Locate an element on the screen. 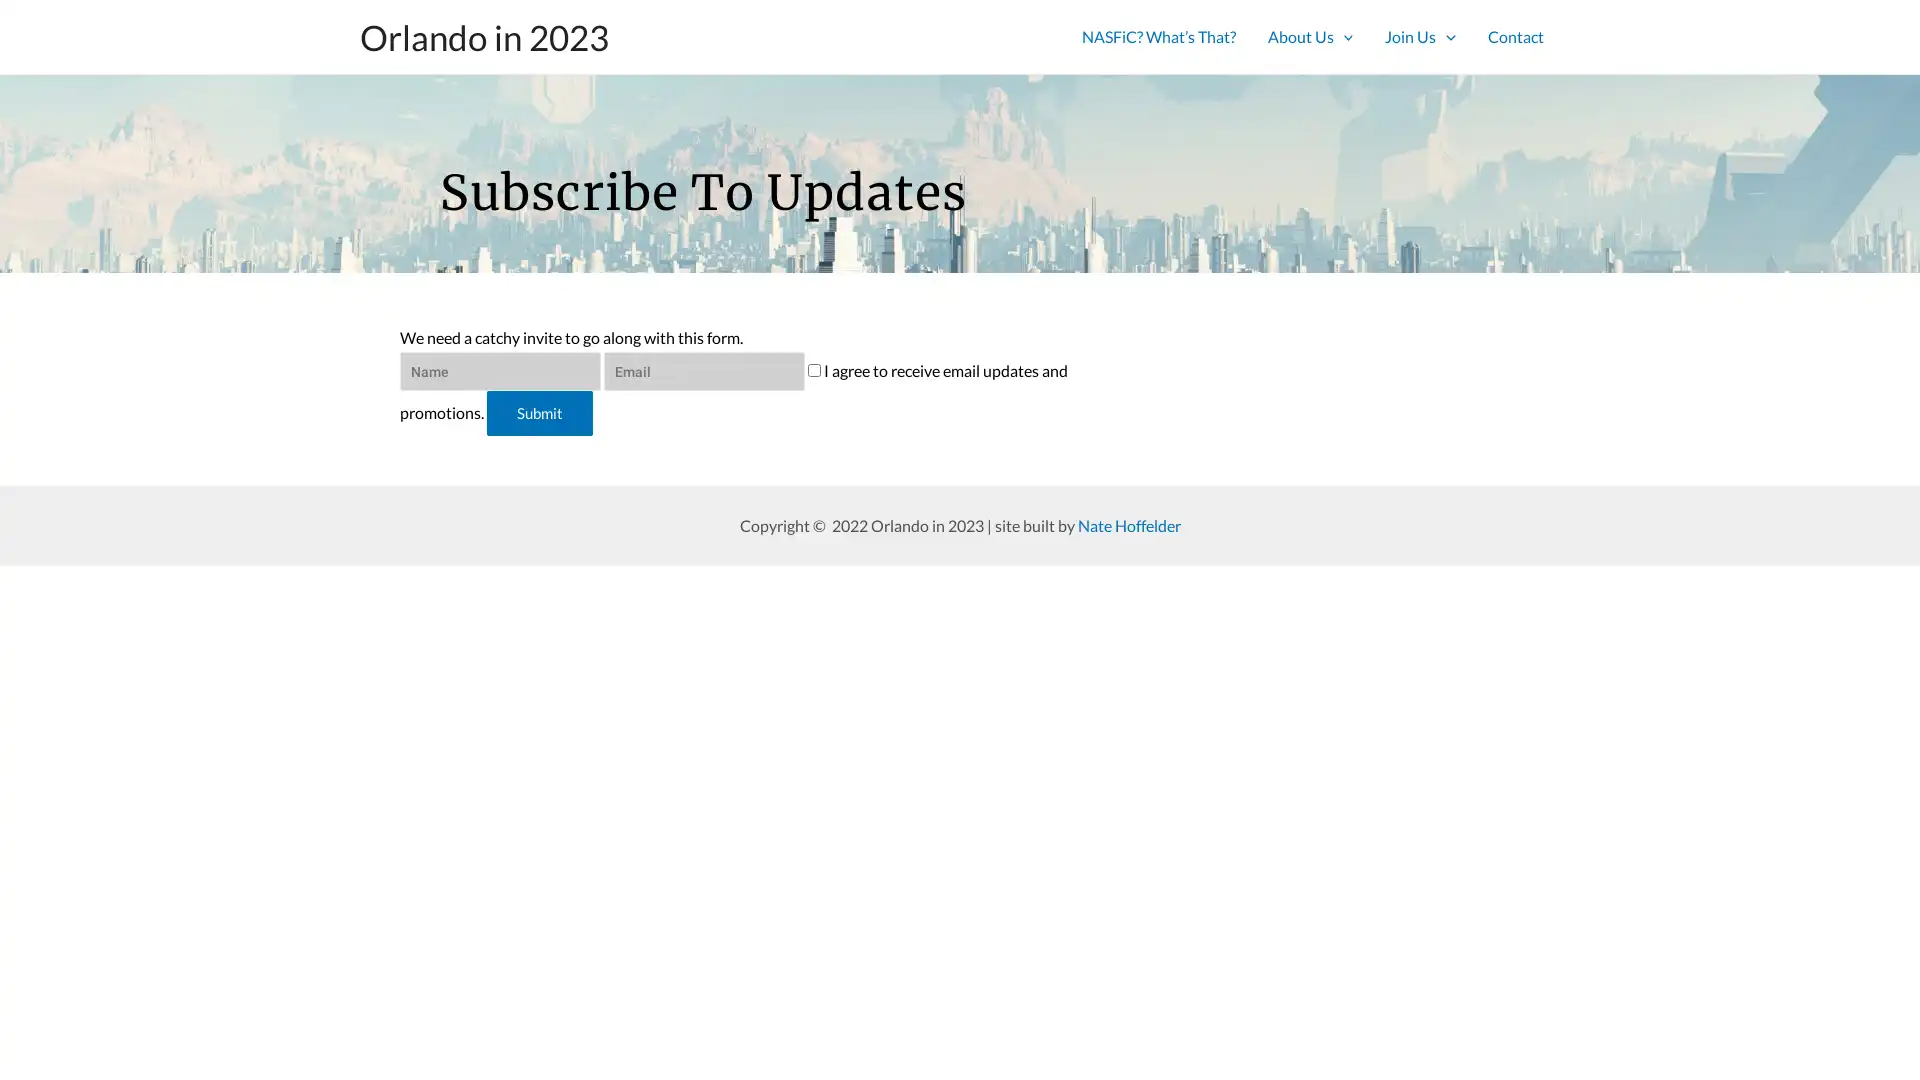  Submit is located at coordinates (539, 415).